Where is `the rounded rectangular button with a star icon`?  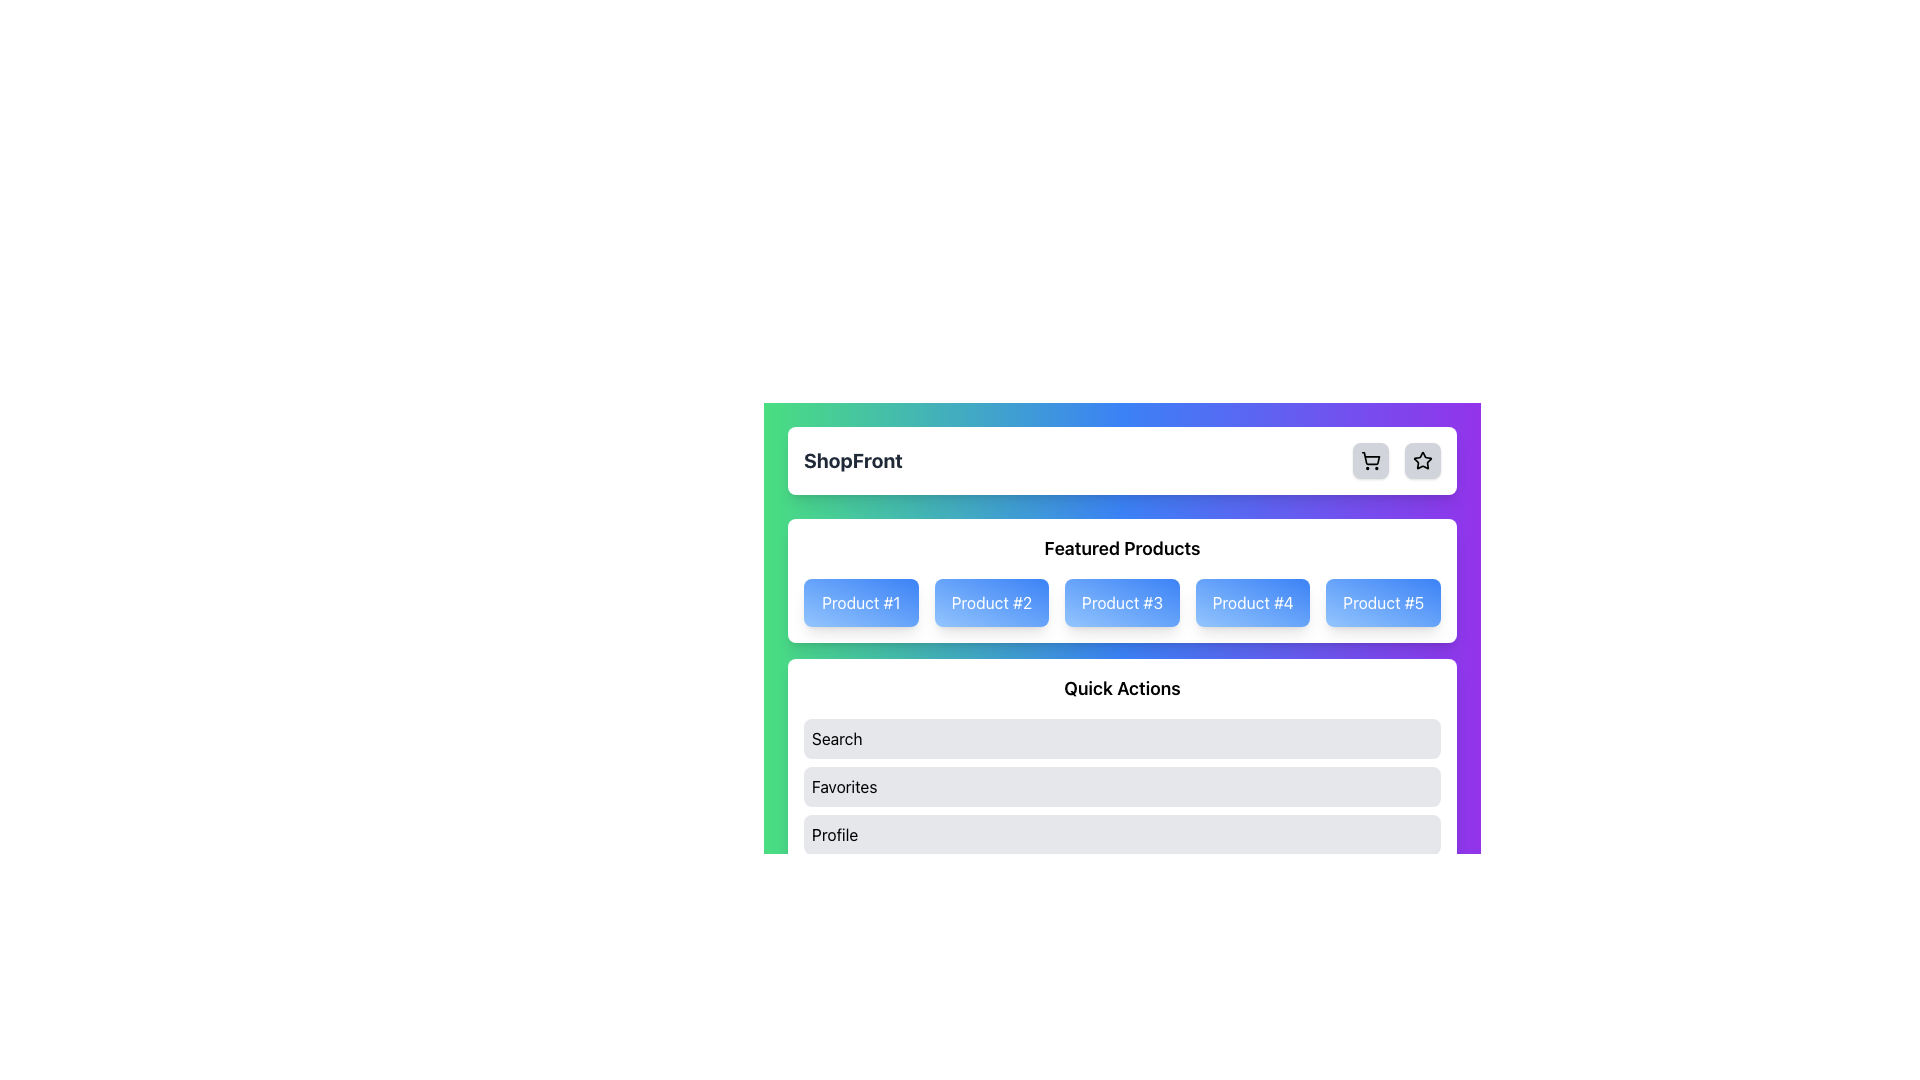 the rounded rectangular button with a star icon is located at coordinates (1421, 461).